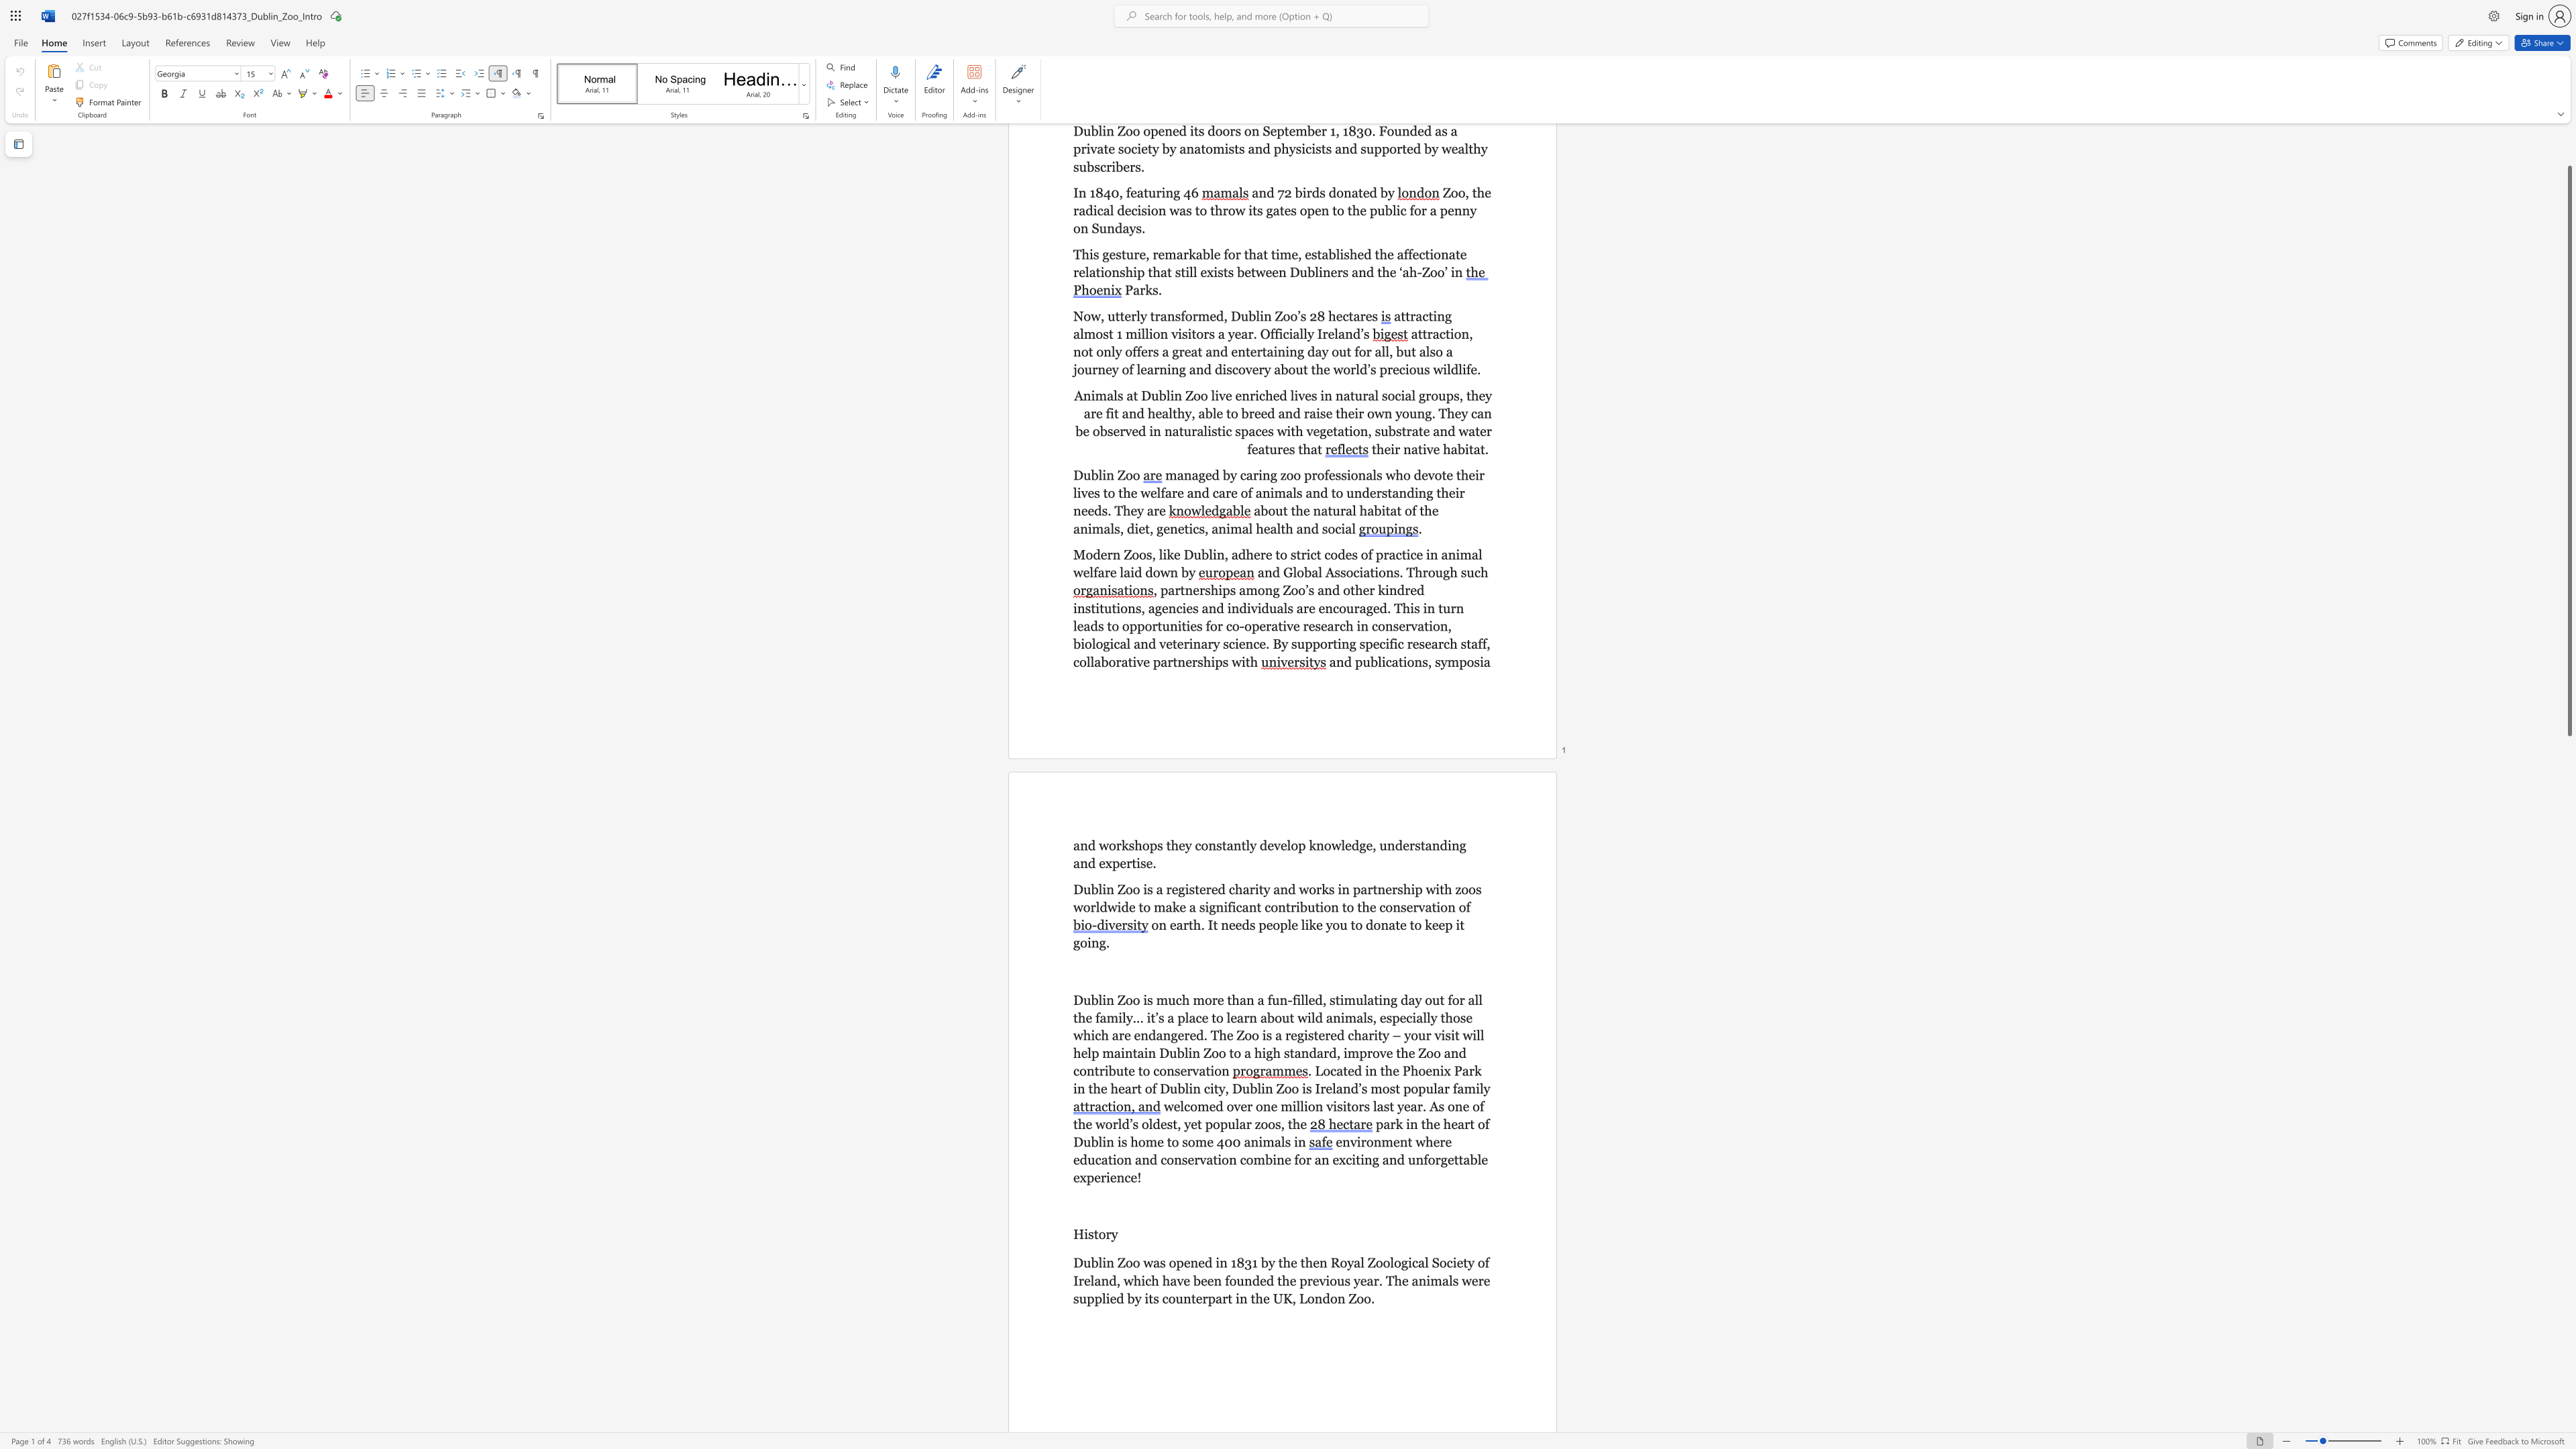  Describe the element at coordinates (1253, 148) in the screenshot. I see `the subset text "nd physicists and suppor" within the text "Dublin Zoo opened its doors on September 1, 1830. Founded as a private society by anatomists and physicists and supported by wealthy subscribers."` at that location.